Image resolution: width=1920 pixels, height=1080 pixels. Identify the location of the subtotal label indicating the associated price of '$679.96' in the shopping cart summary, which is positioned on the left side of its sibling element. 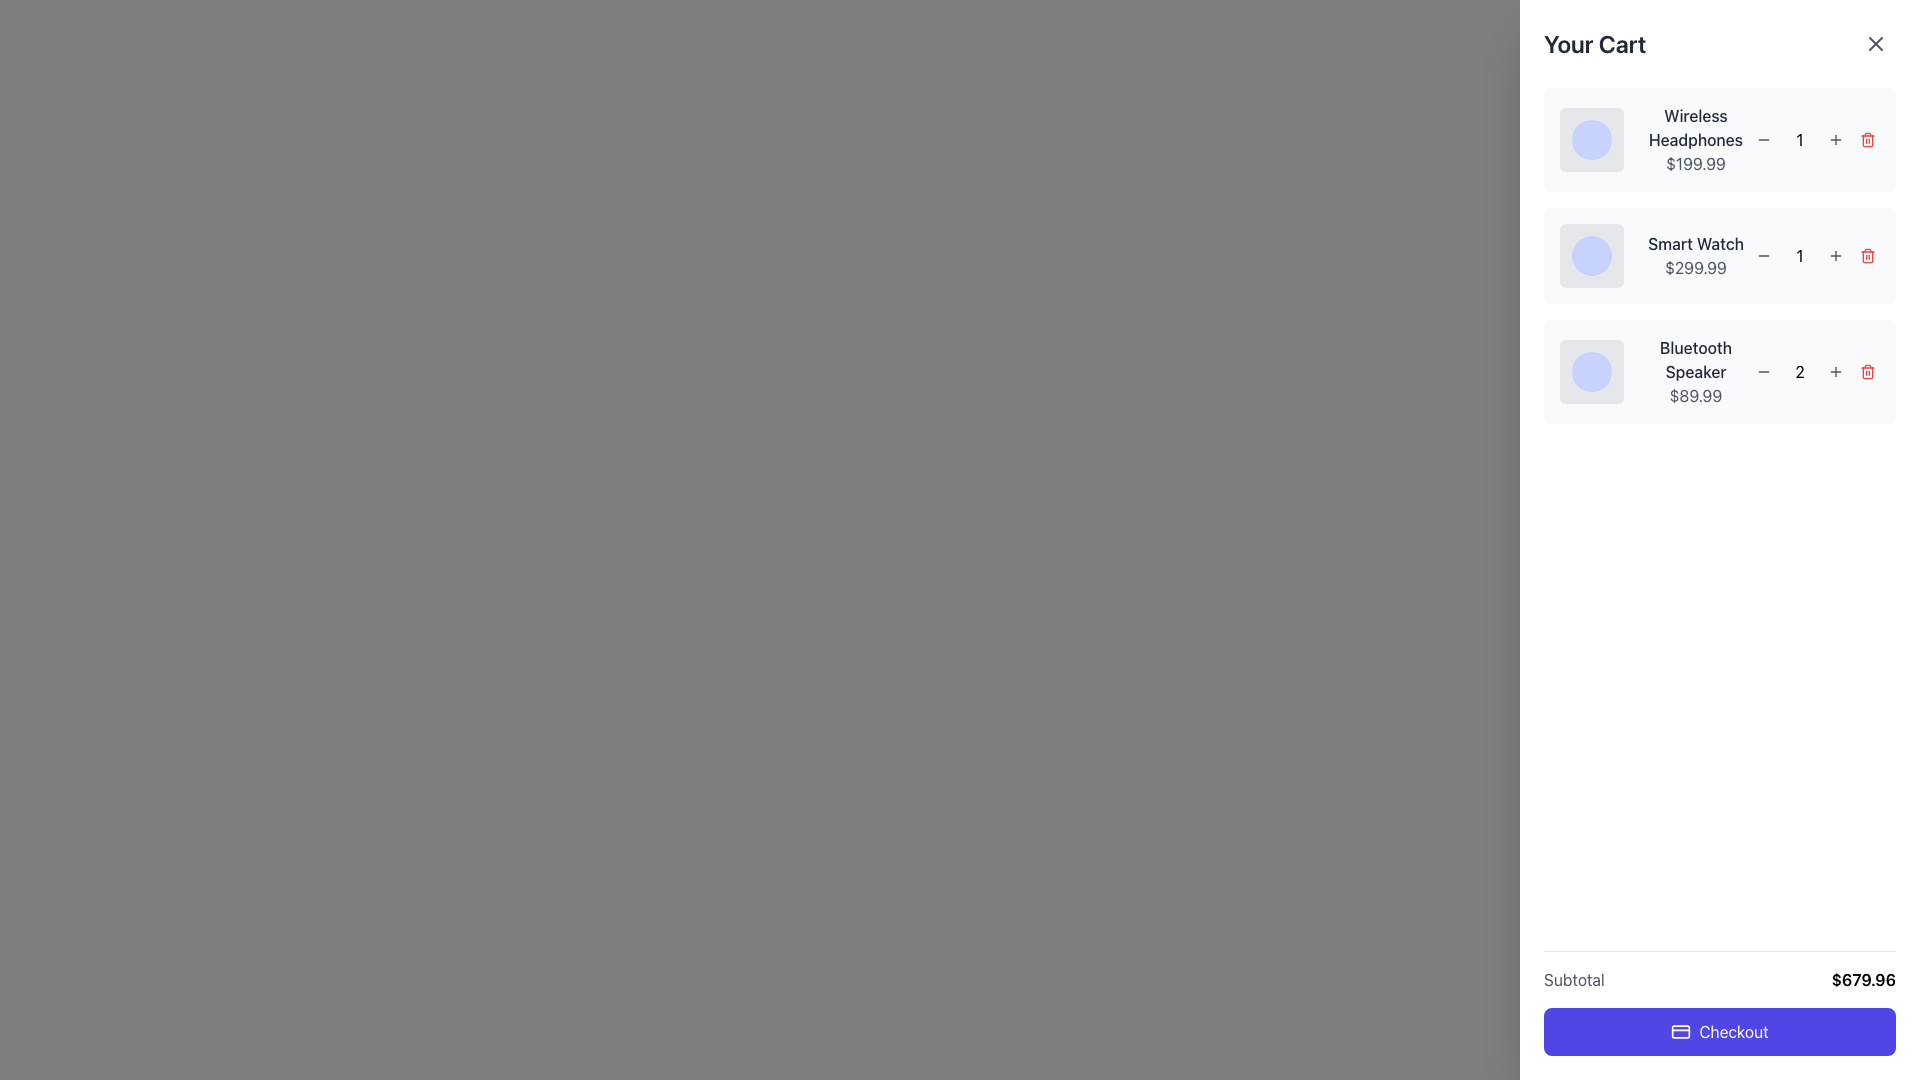
(1573, 978).